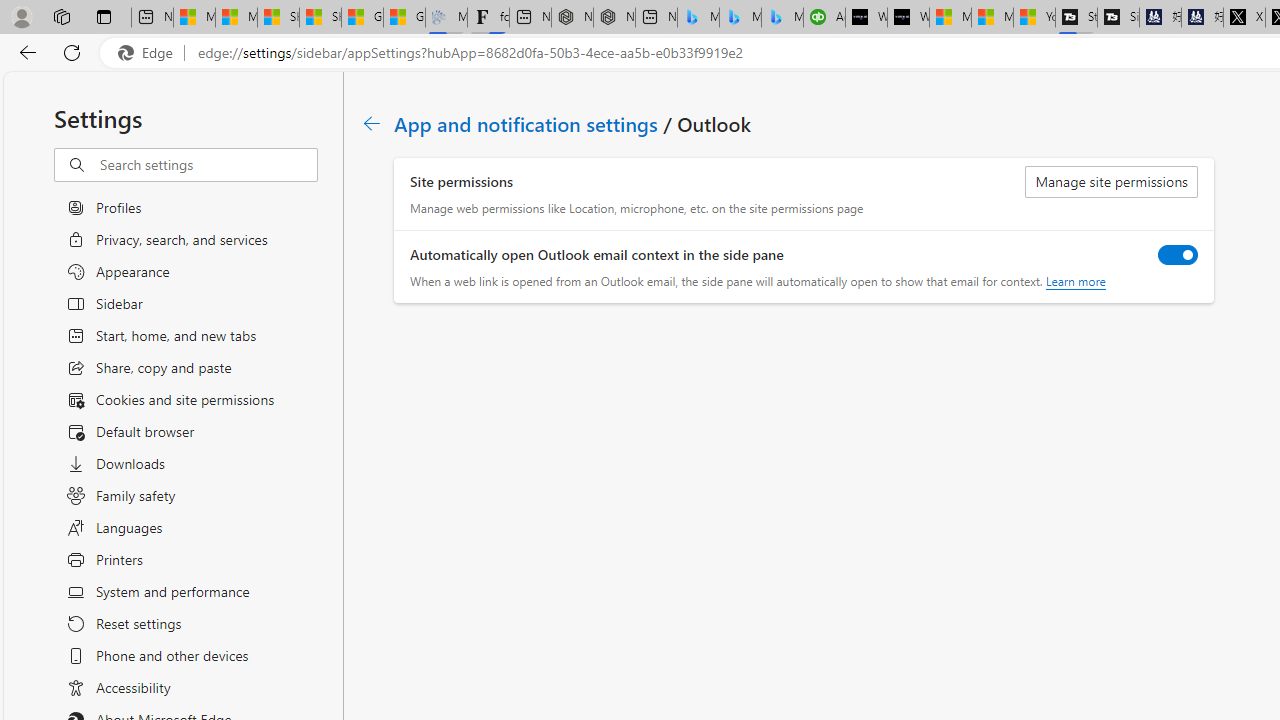 The height and width of the screenshot is (720, 1280). What do you see at coordinates (824, 17) in the screenshot?
I see `'Accounting Software for Accountants, CPAs and Bookkeepers'` at bounding box center [824, 17].